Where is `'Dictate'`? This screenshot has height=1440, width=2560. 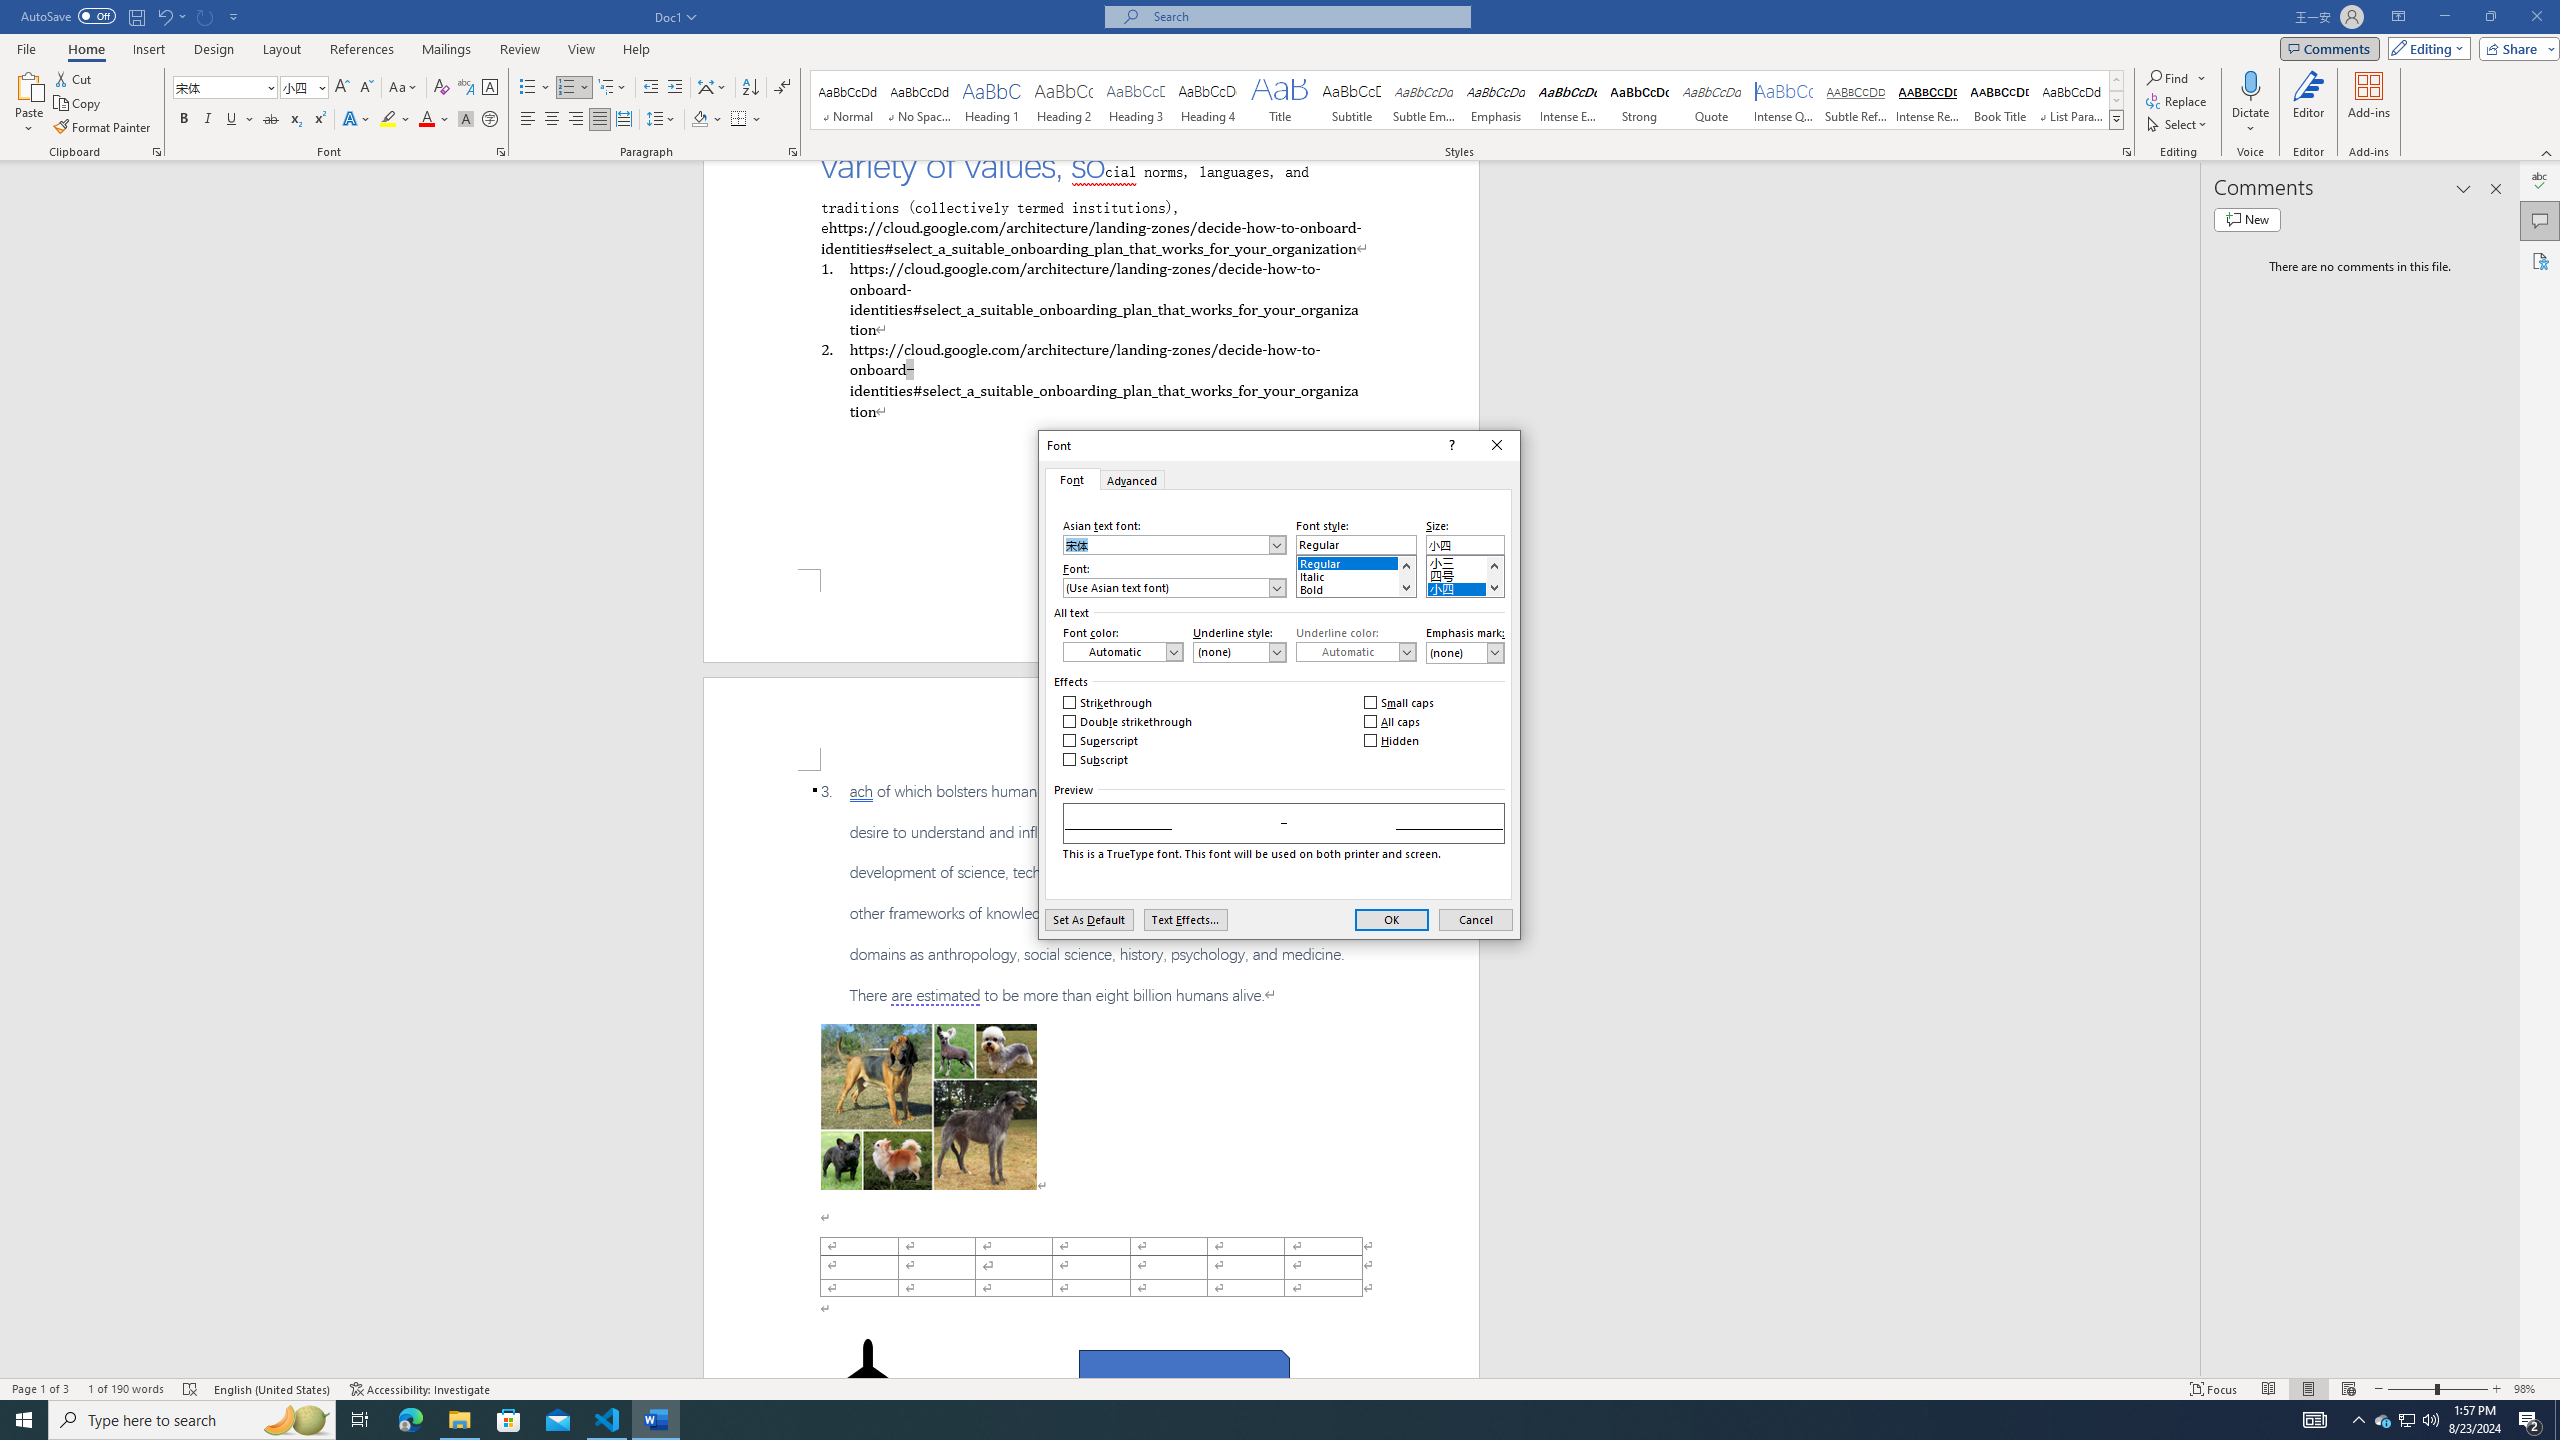 'Dictate' is located at coordinates (2250, 103).